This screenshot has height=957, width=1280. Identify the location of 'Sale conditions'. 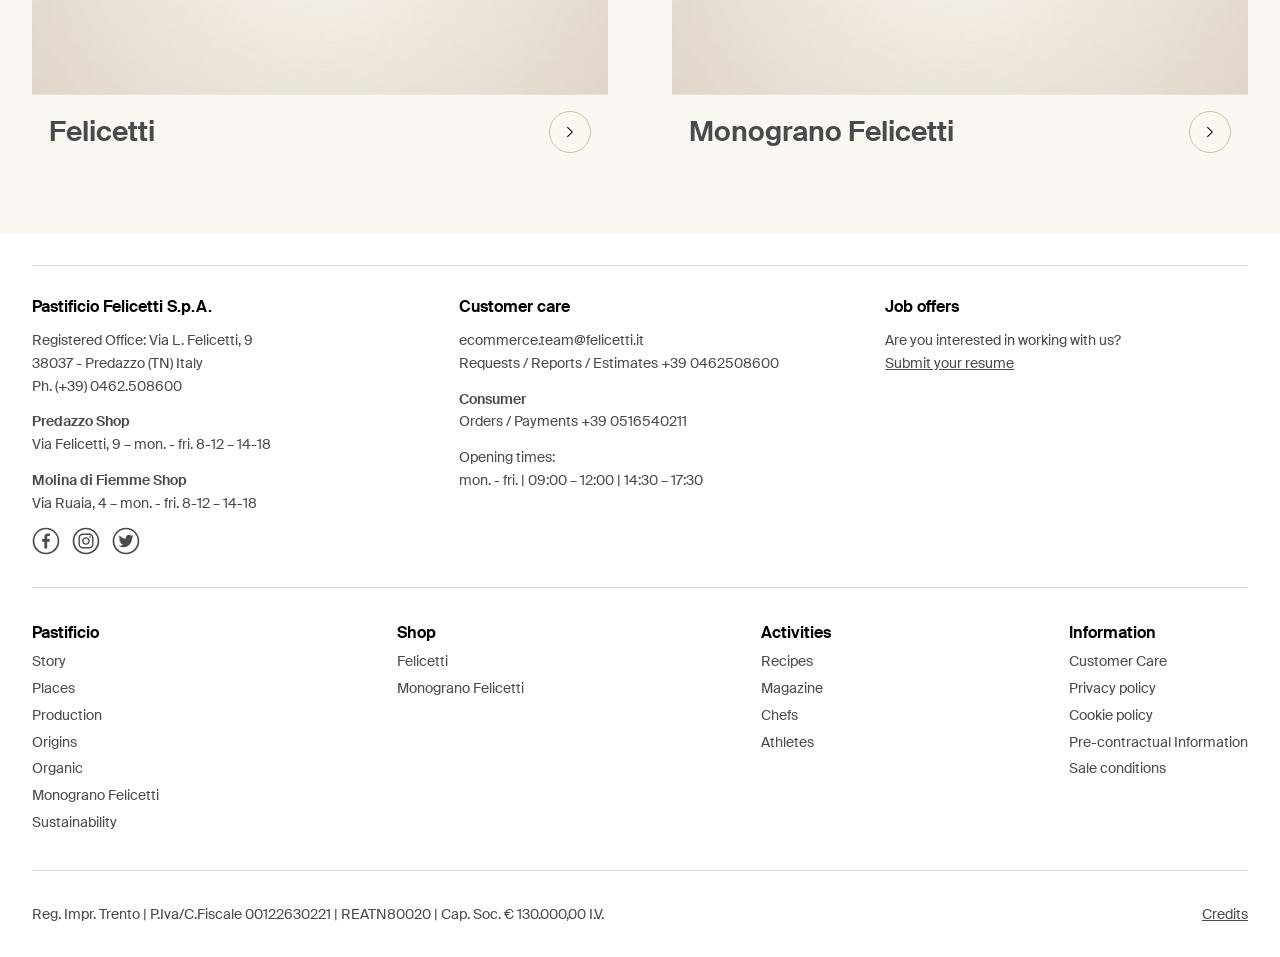
(1115, 766).